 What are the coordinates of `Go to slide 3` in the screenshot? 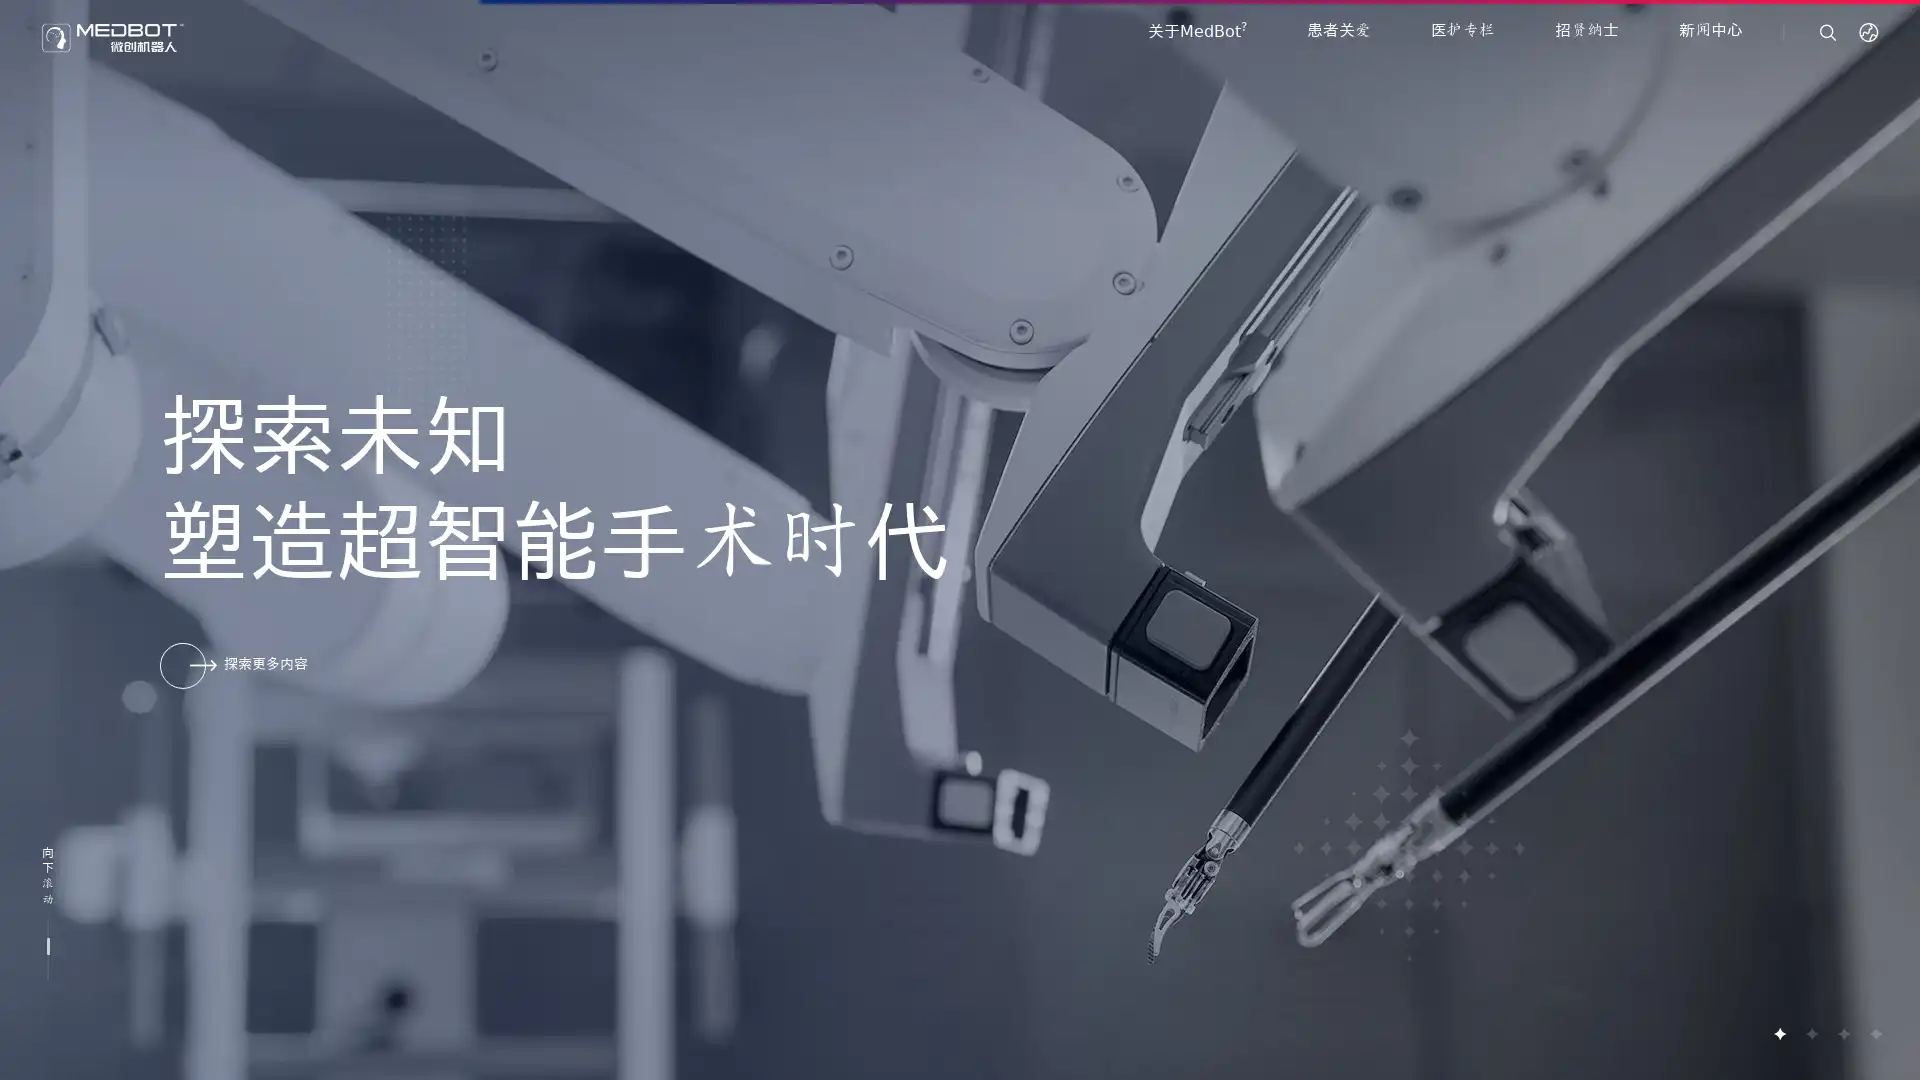 It's located at (1842, 1033).